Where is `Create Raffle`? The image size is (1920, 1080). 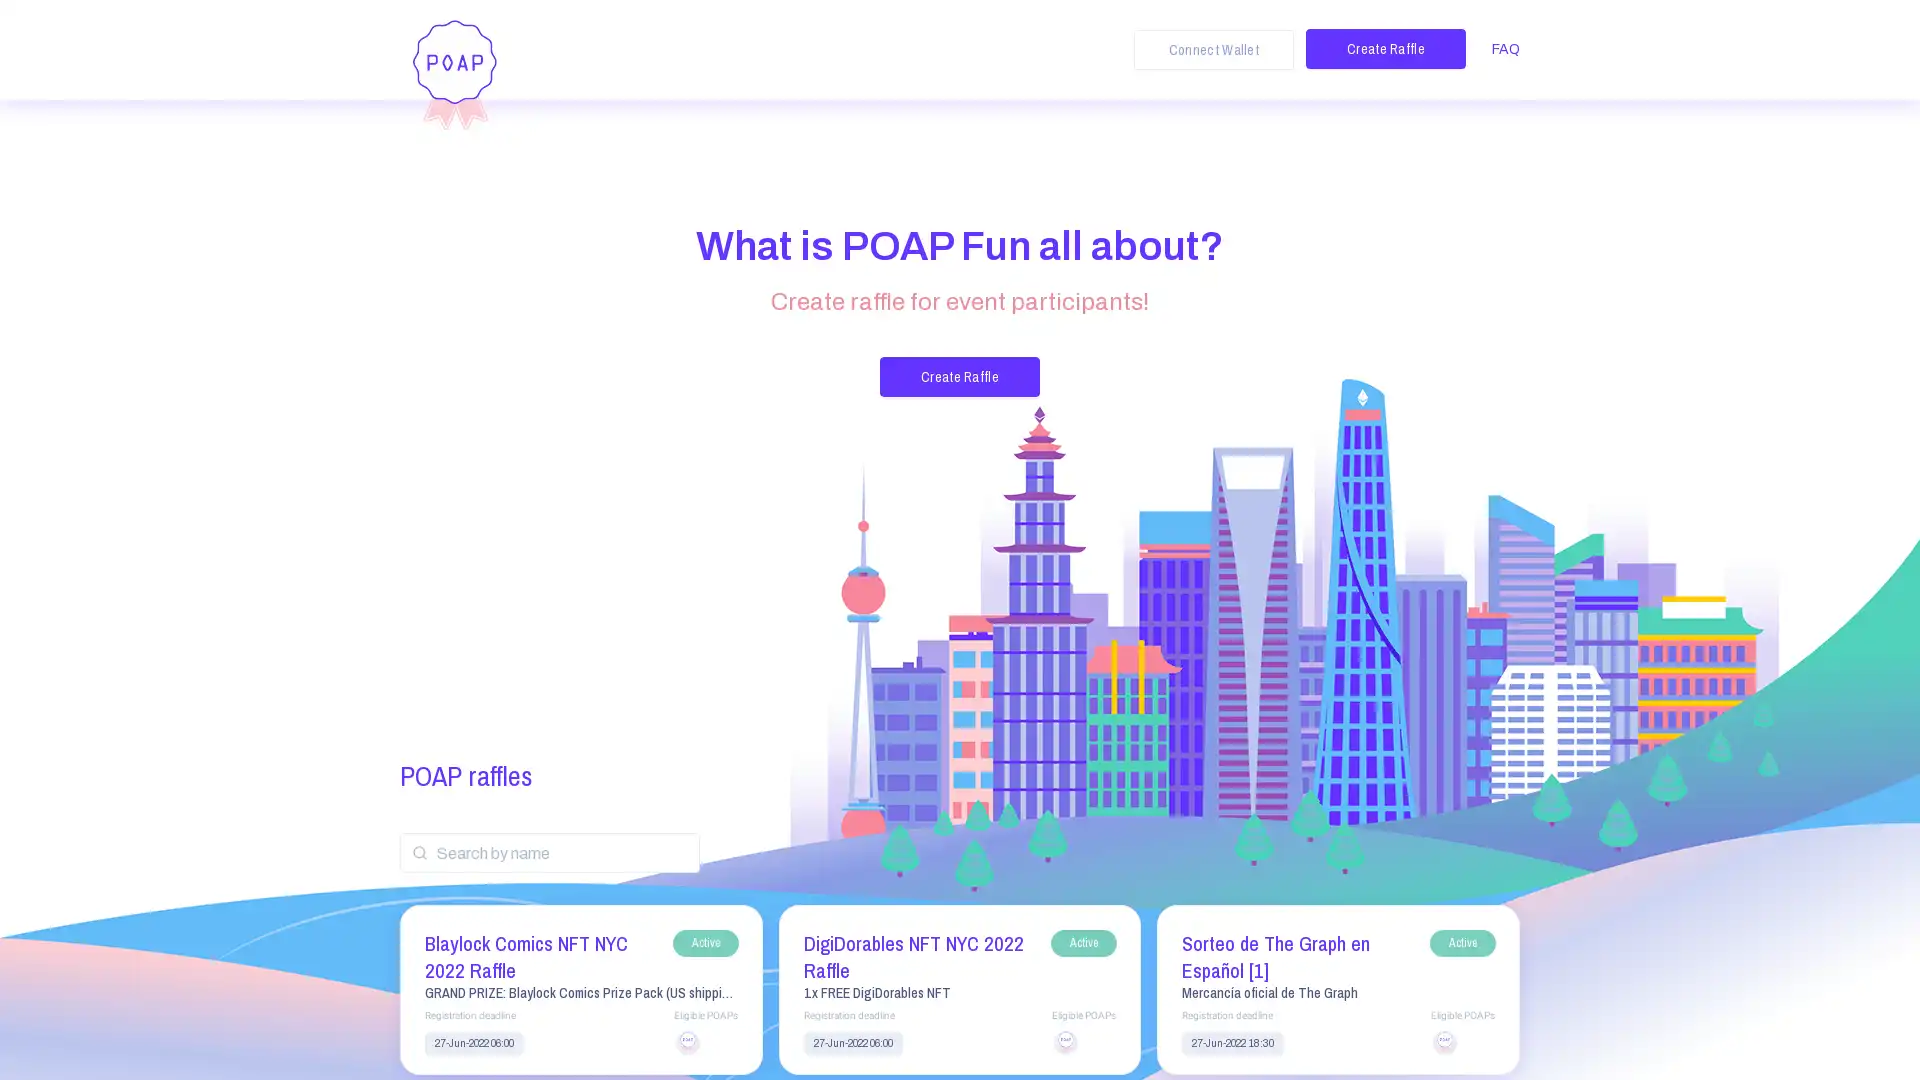 Create Raffle is located at coordinates (1385, 48).